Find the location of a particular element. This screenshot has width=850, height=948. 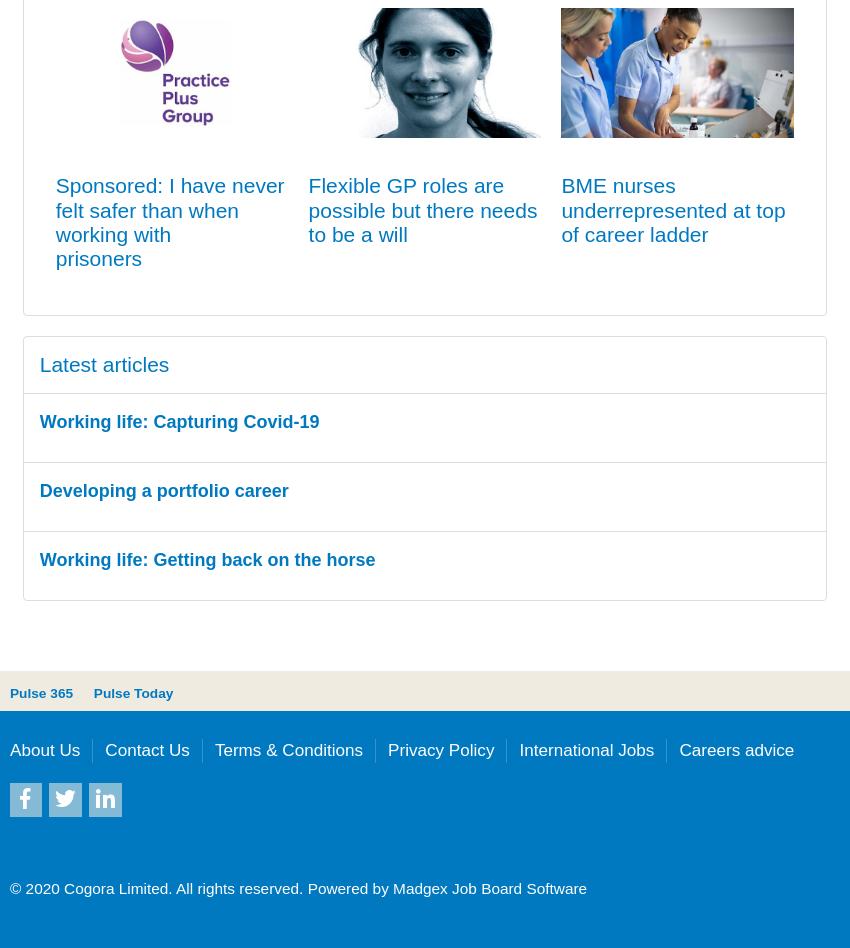

'Working life: Getting back on the horse' is located at coordinates (38, 559).